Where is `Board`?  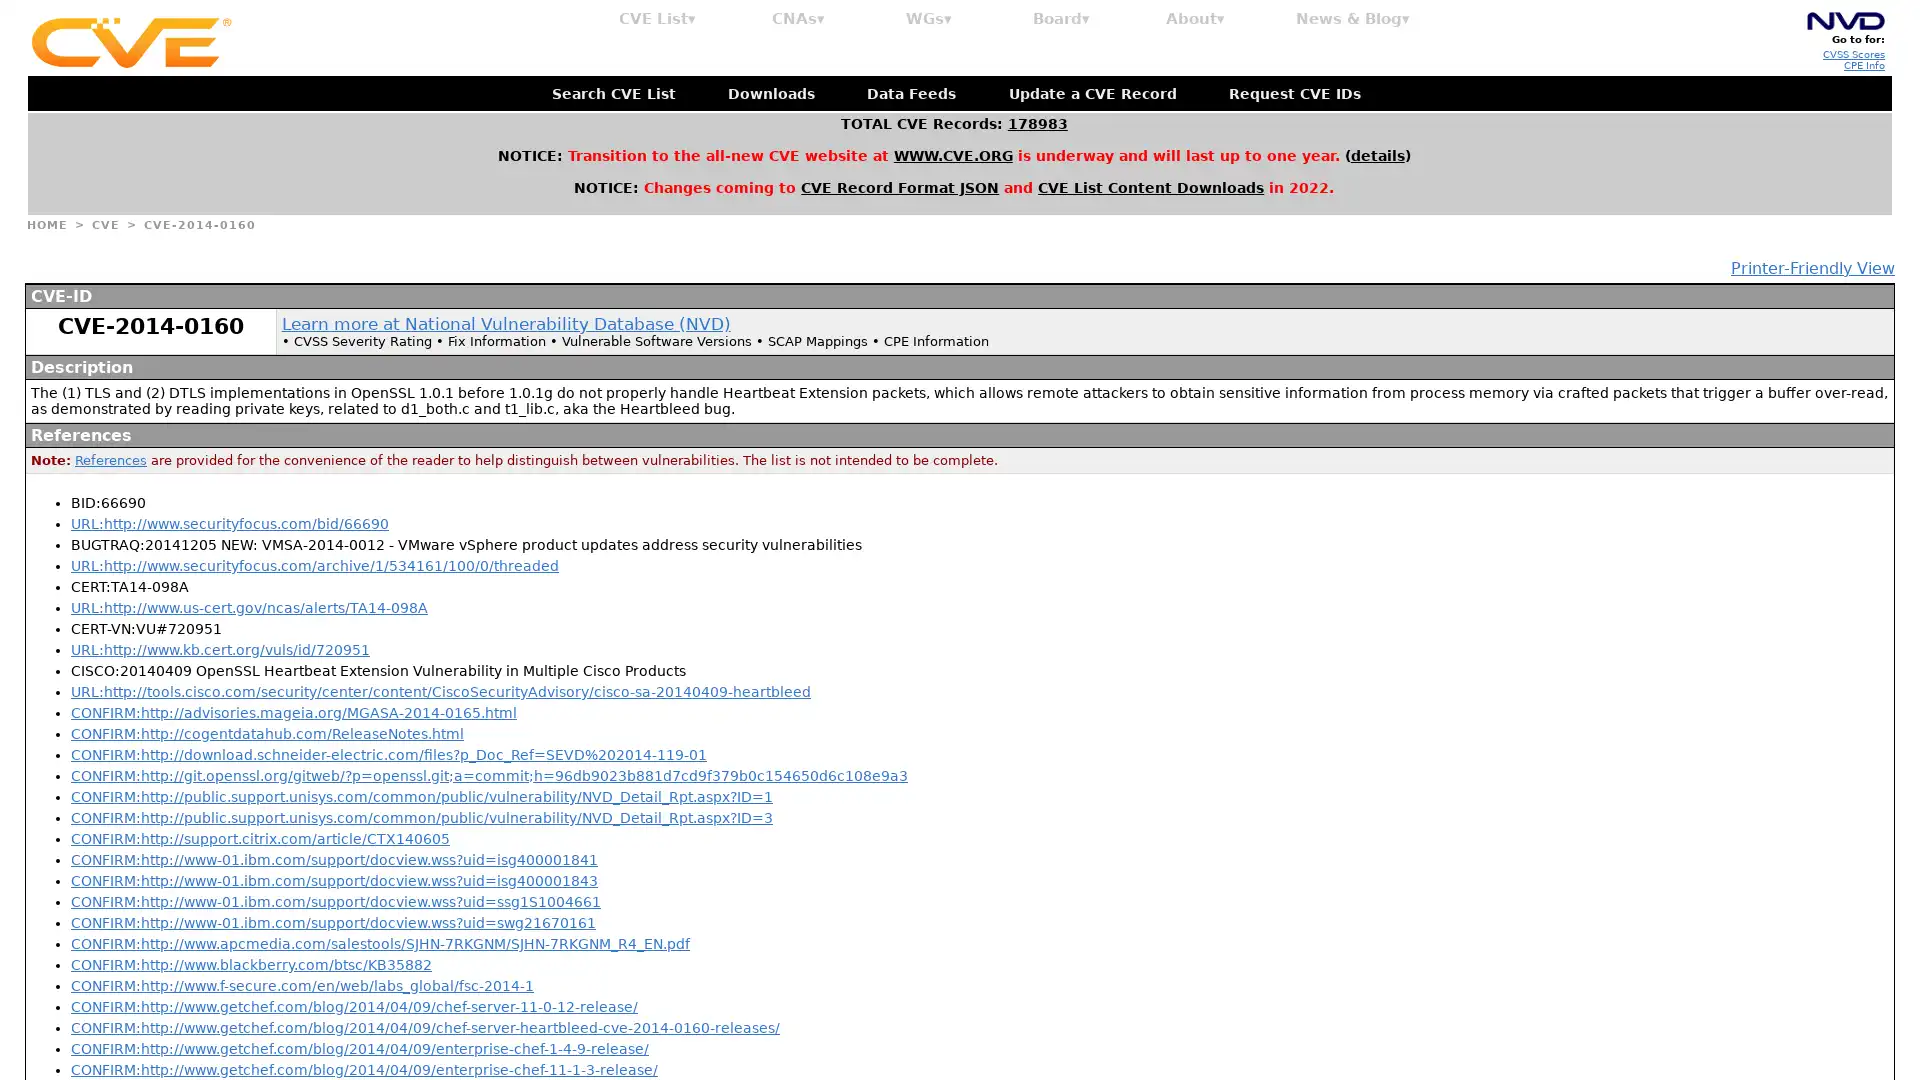 Board is located at coordinates (1060, 19).